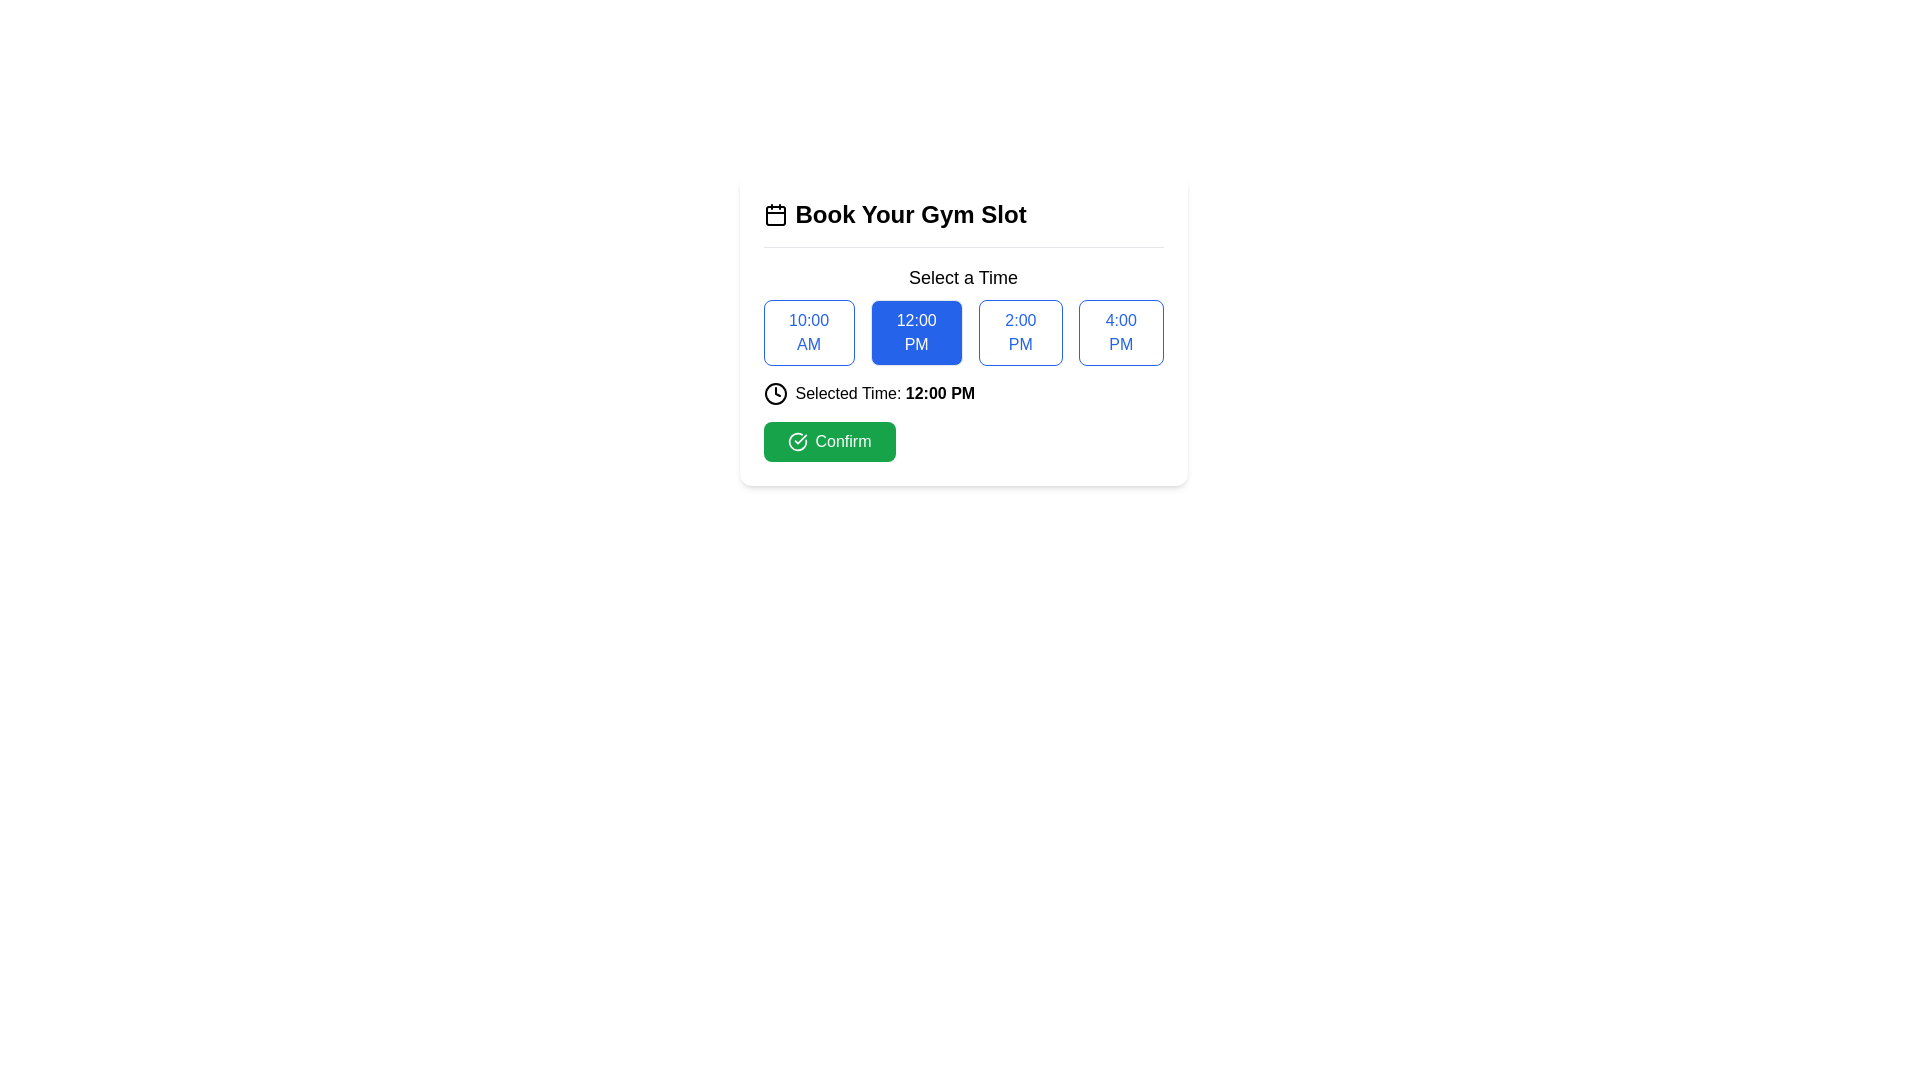  What do you see at coordinates (963, 331) in the screenshot?
I see `the highlighted button displaying '12:00 PM'` at bounding box center [963, 331].